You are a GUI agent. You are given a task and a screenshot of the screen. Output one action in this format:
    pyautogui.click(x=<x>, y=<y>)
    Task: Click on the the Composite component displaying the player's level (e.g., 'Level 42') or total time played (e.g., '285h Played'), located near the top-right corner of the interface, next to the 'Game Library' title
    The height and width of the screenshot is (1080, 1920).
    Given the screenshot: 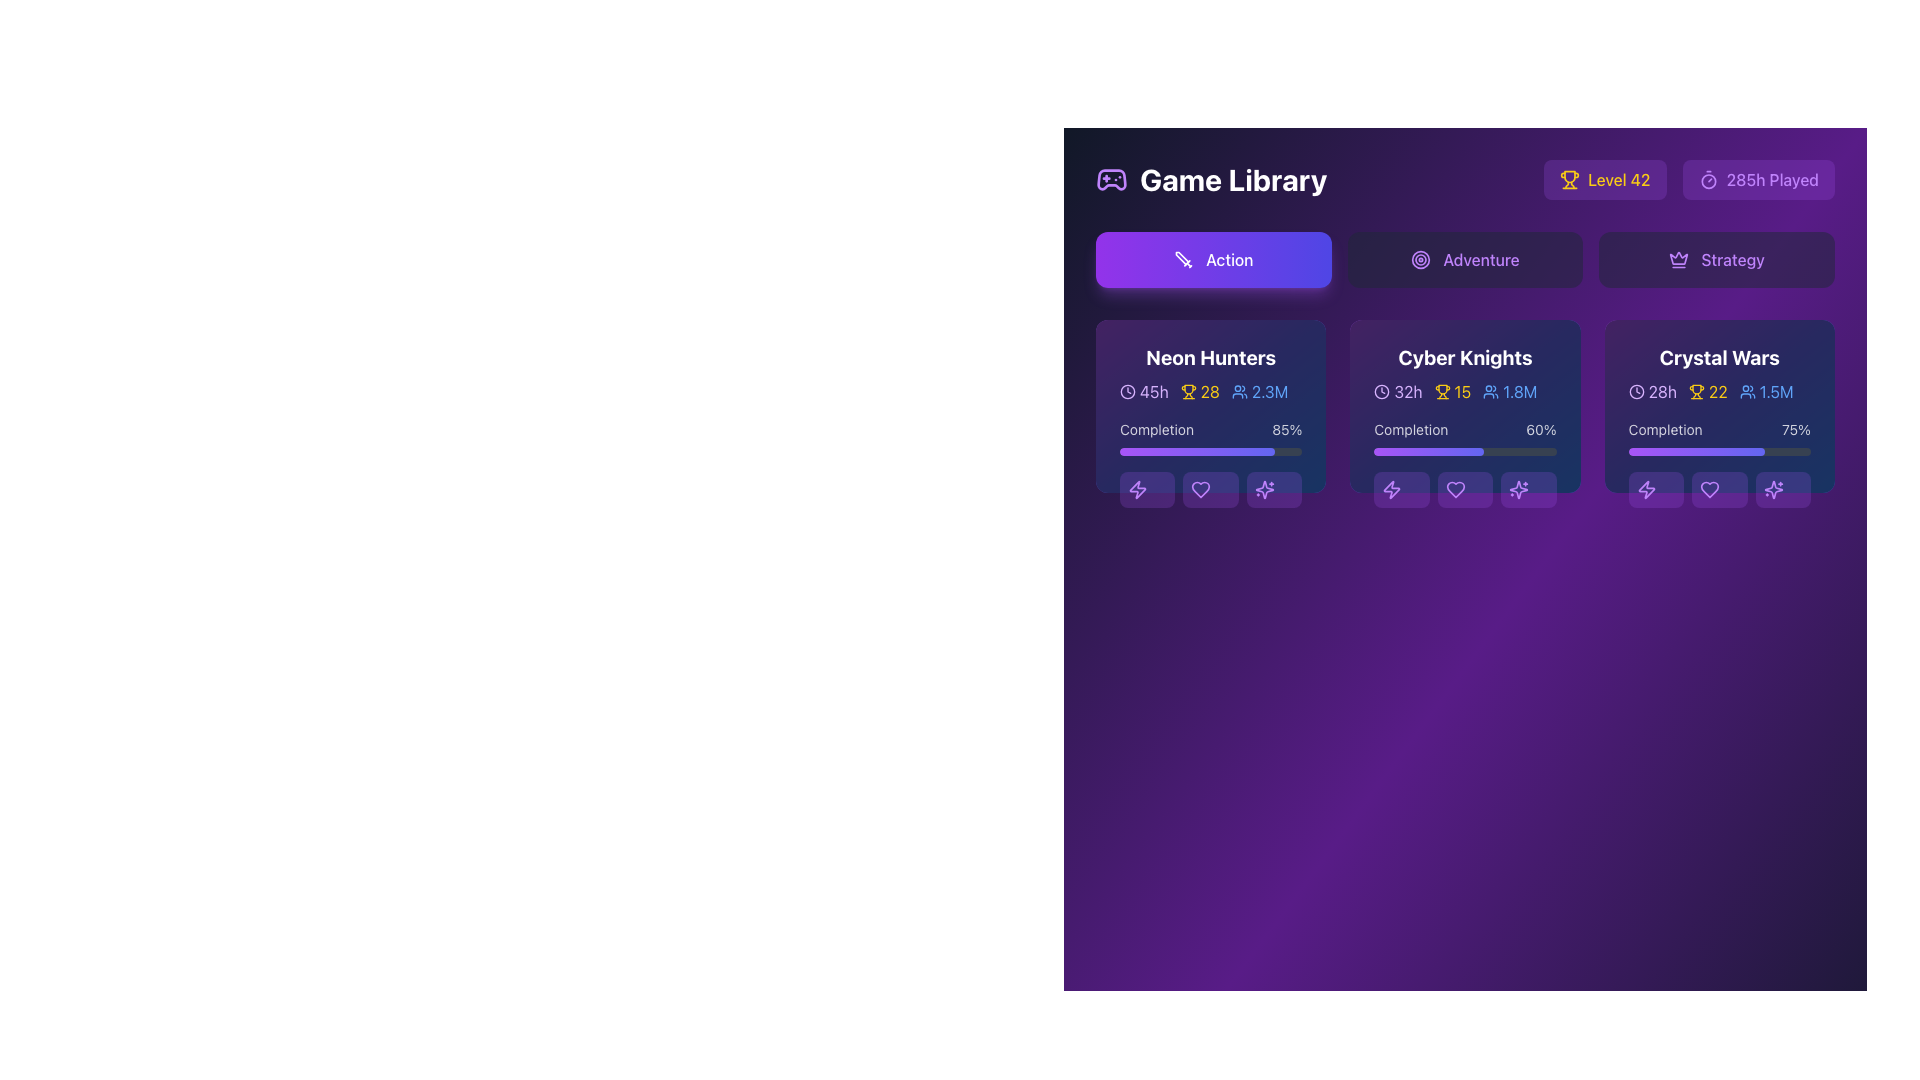 What is the action you would take?
    pyautogui.click(x=1688, y=180)
    